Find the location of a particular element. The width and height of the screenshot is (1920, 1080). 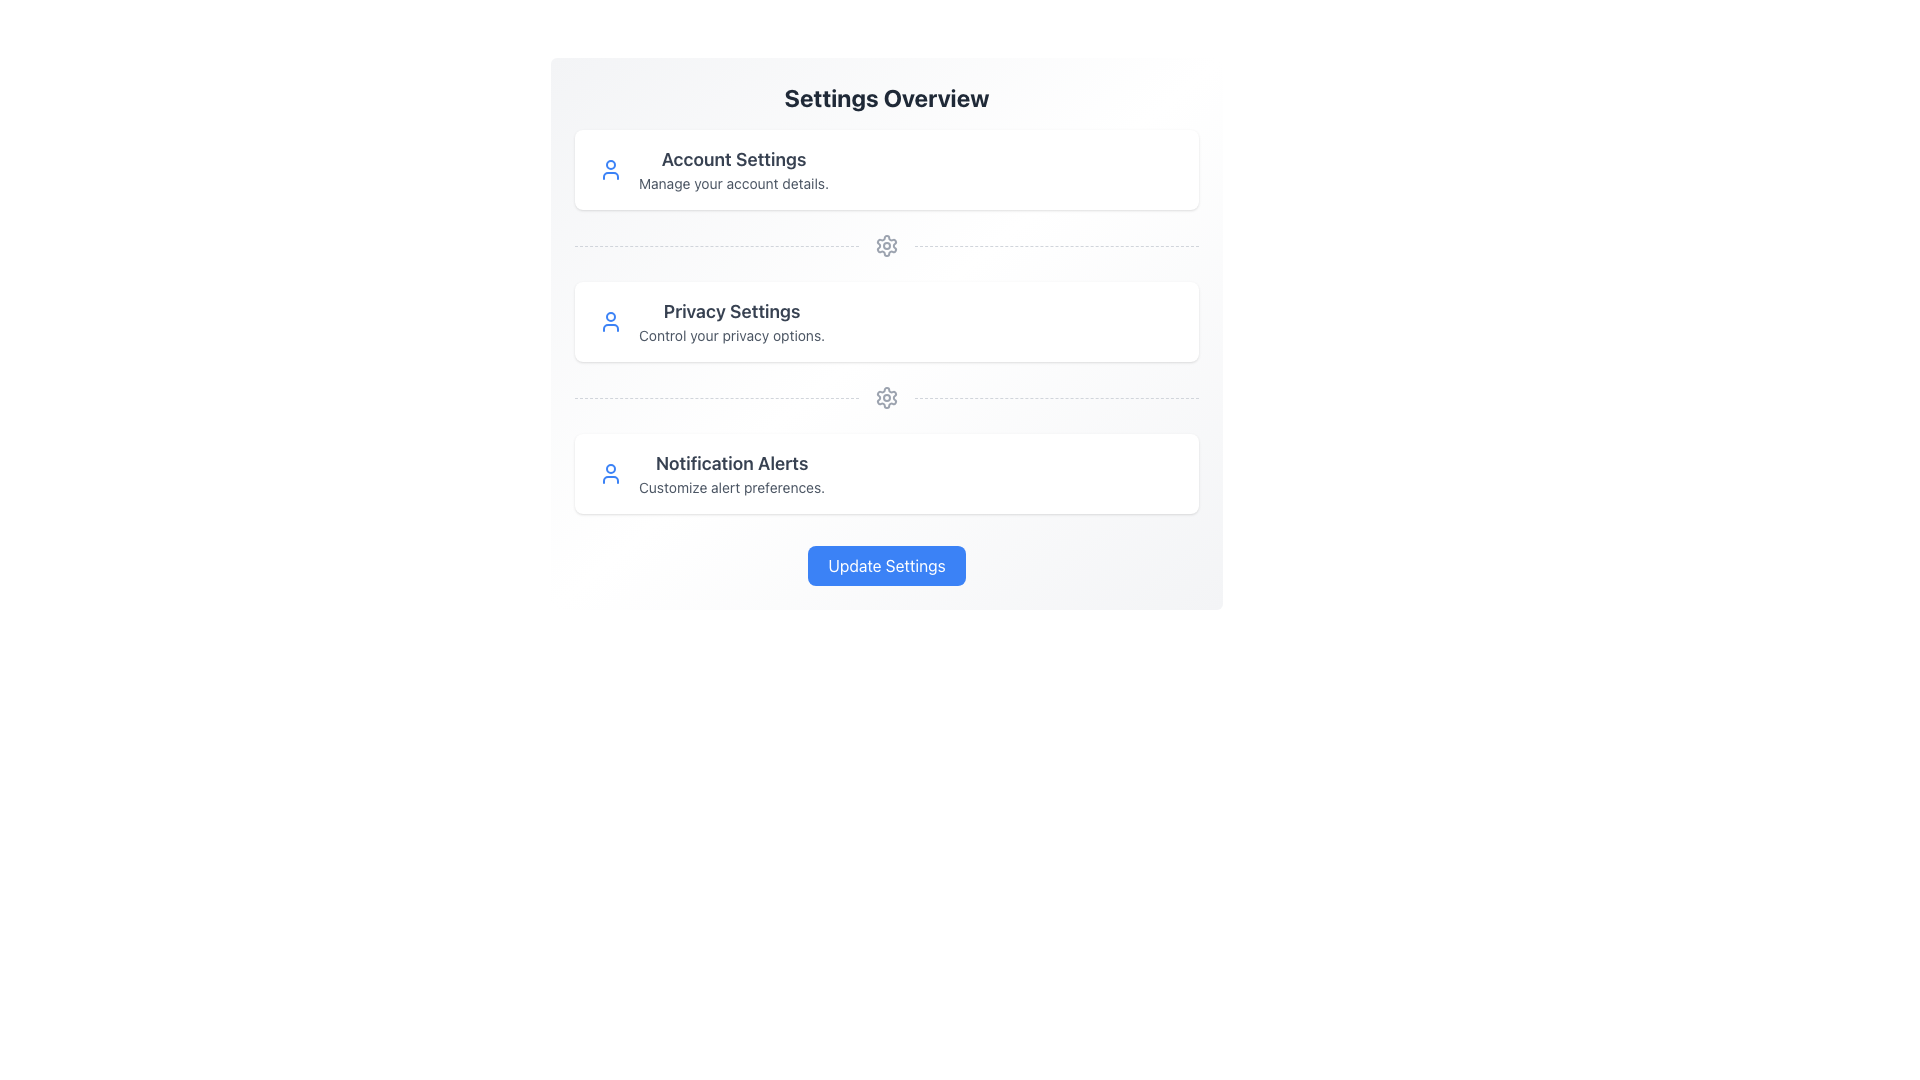

the decorative divider with icon located between the 'Privacy Settings' and 'Notification Alerts' sections in the settings panel is located at coordinates (886, 397).